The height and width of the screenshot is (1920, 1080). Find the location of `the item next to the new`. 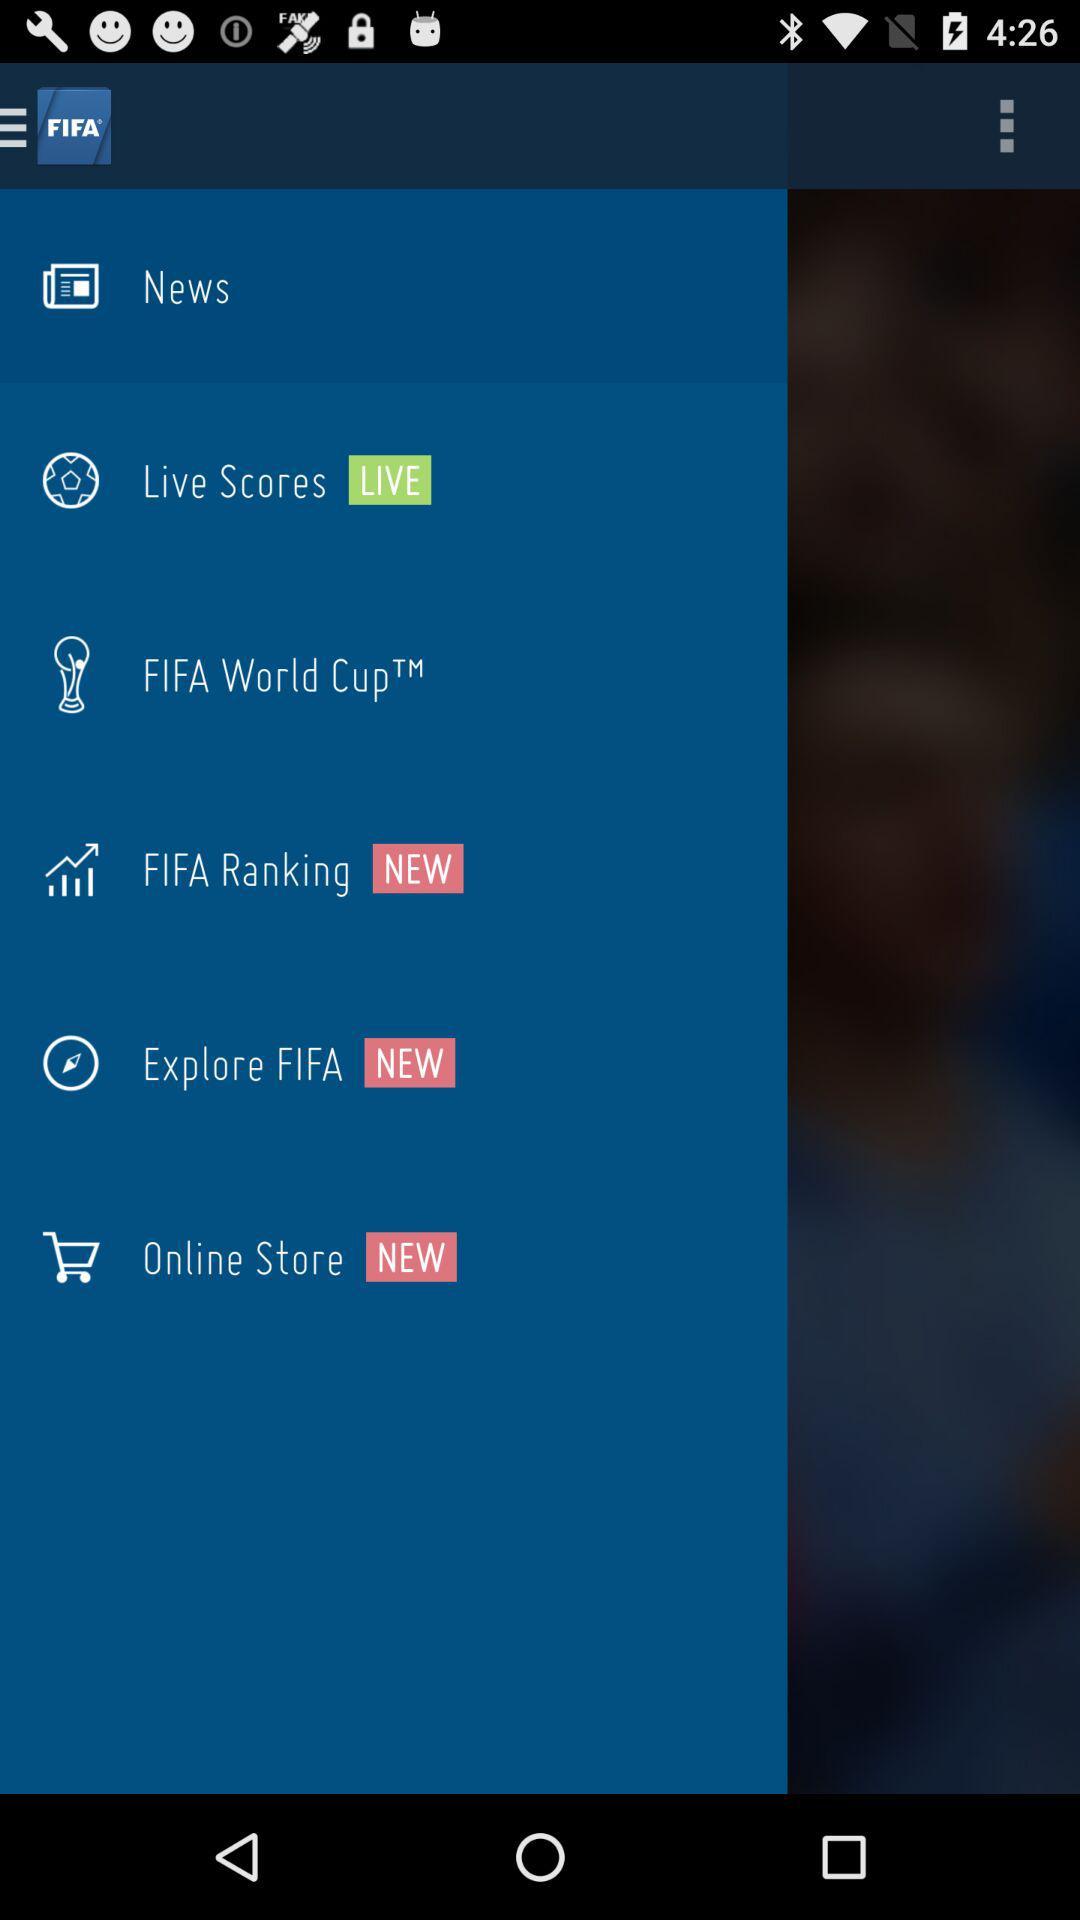

the item next to the new is located at coordinates (241, 1062).